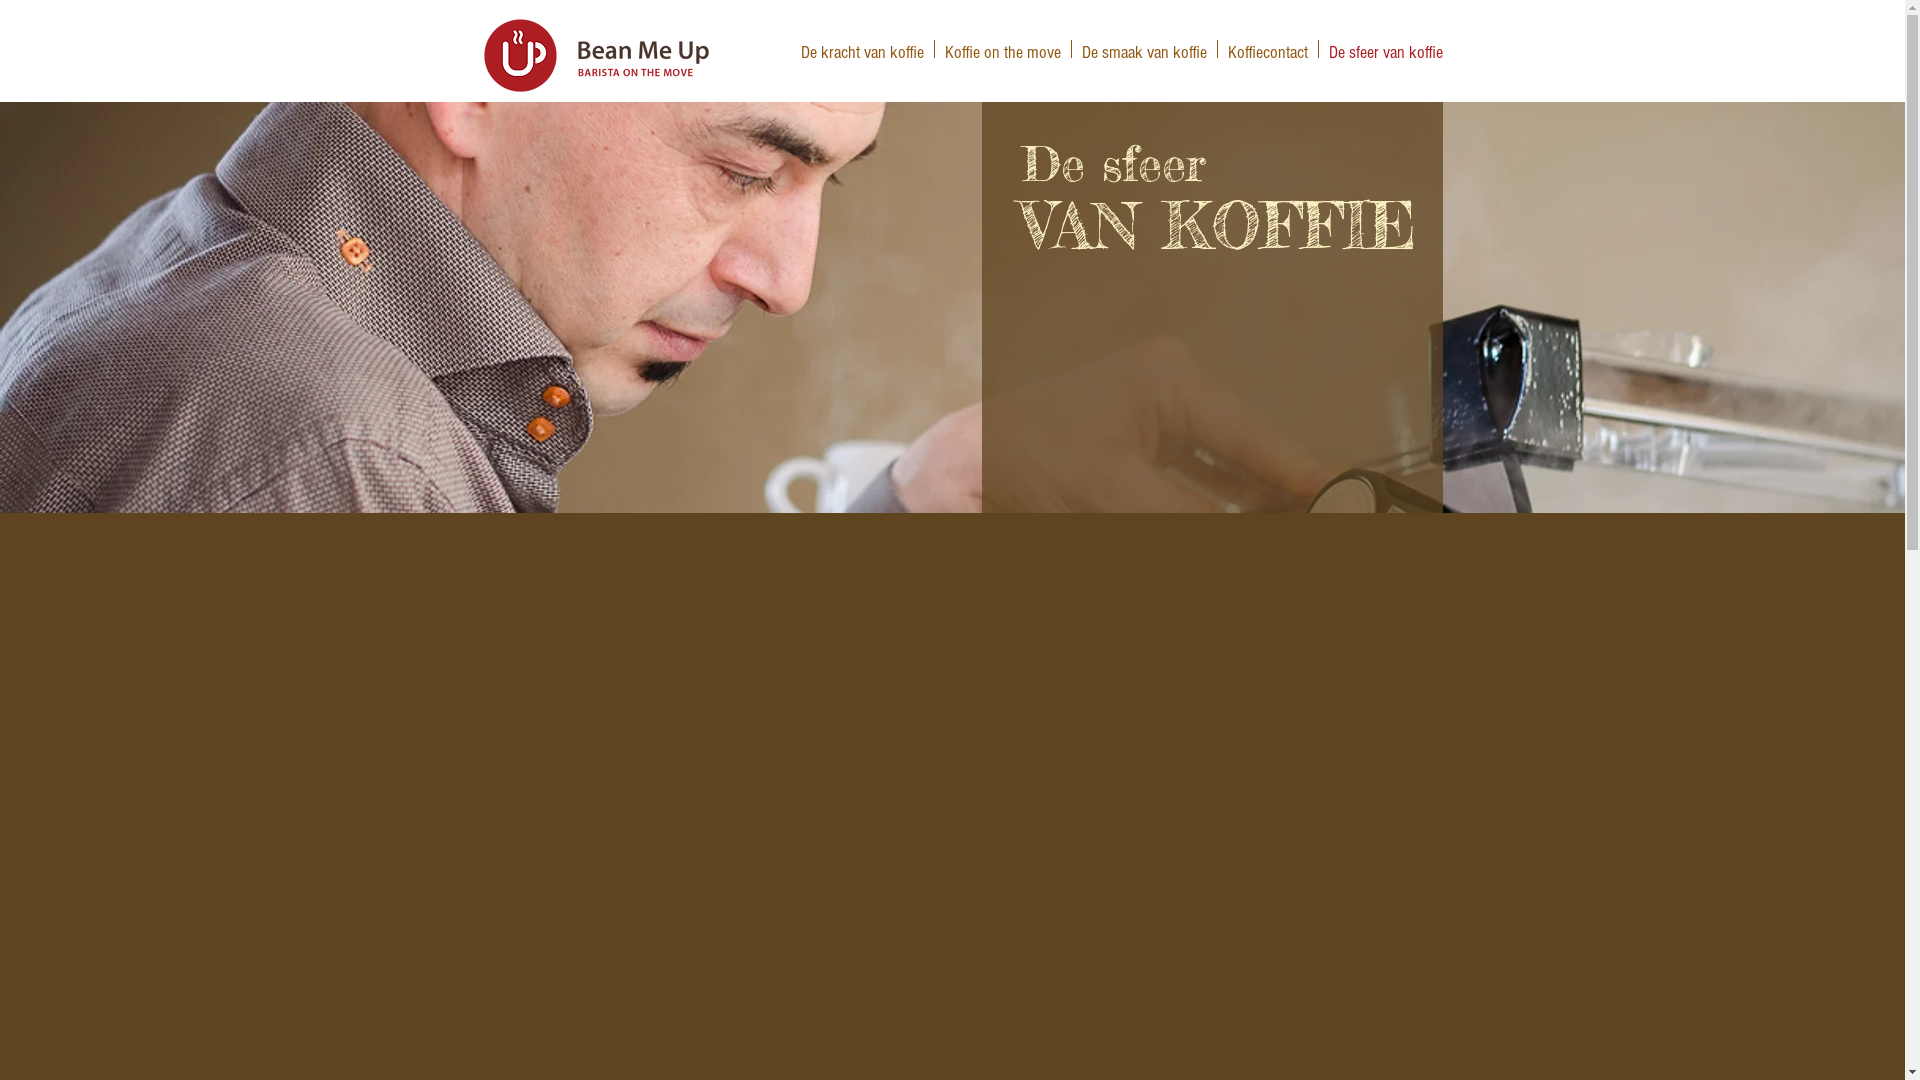 The image size is (1920, 1080). I want to click on 'Koffie on the move', so click(1002, 48).